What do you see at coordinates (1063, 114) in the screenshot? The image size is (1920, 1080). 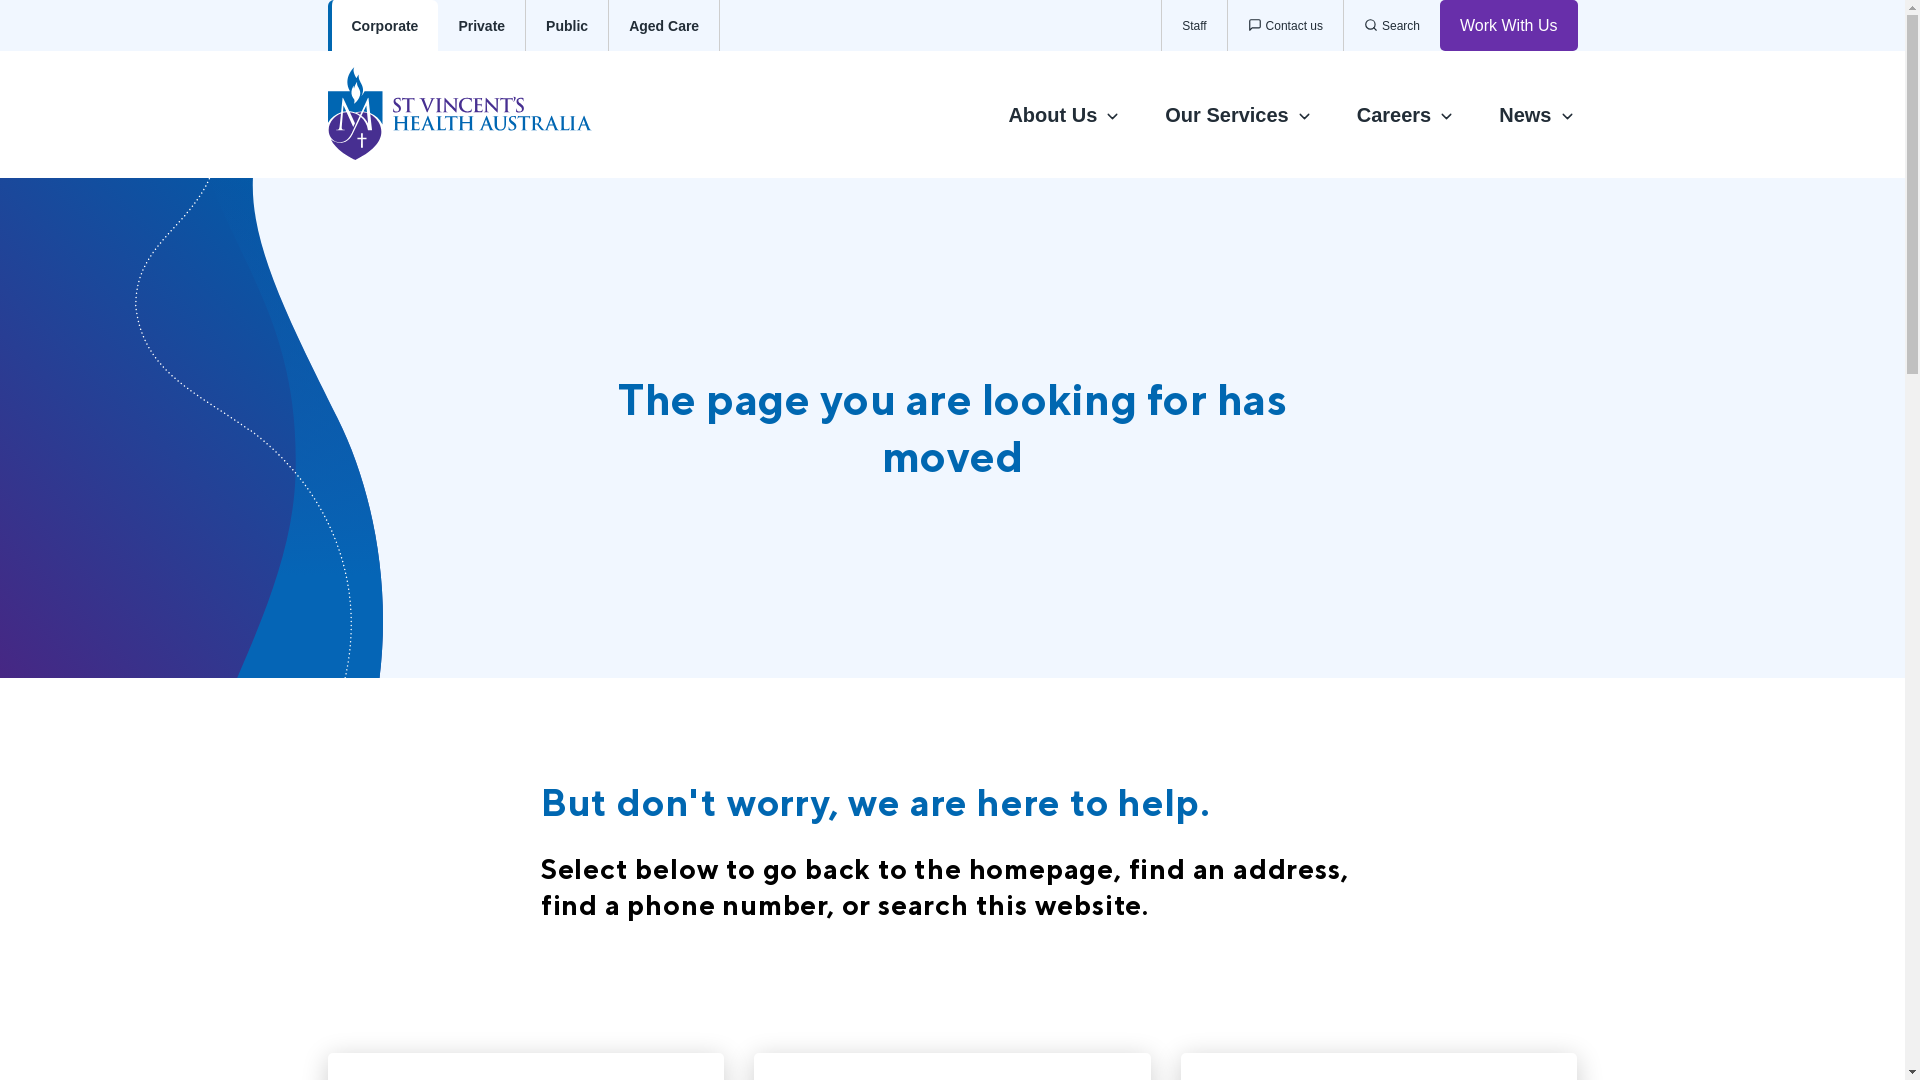 I see `'About Us'` at bounding box center [1063, 114].